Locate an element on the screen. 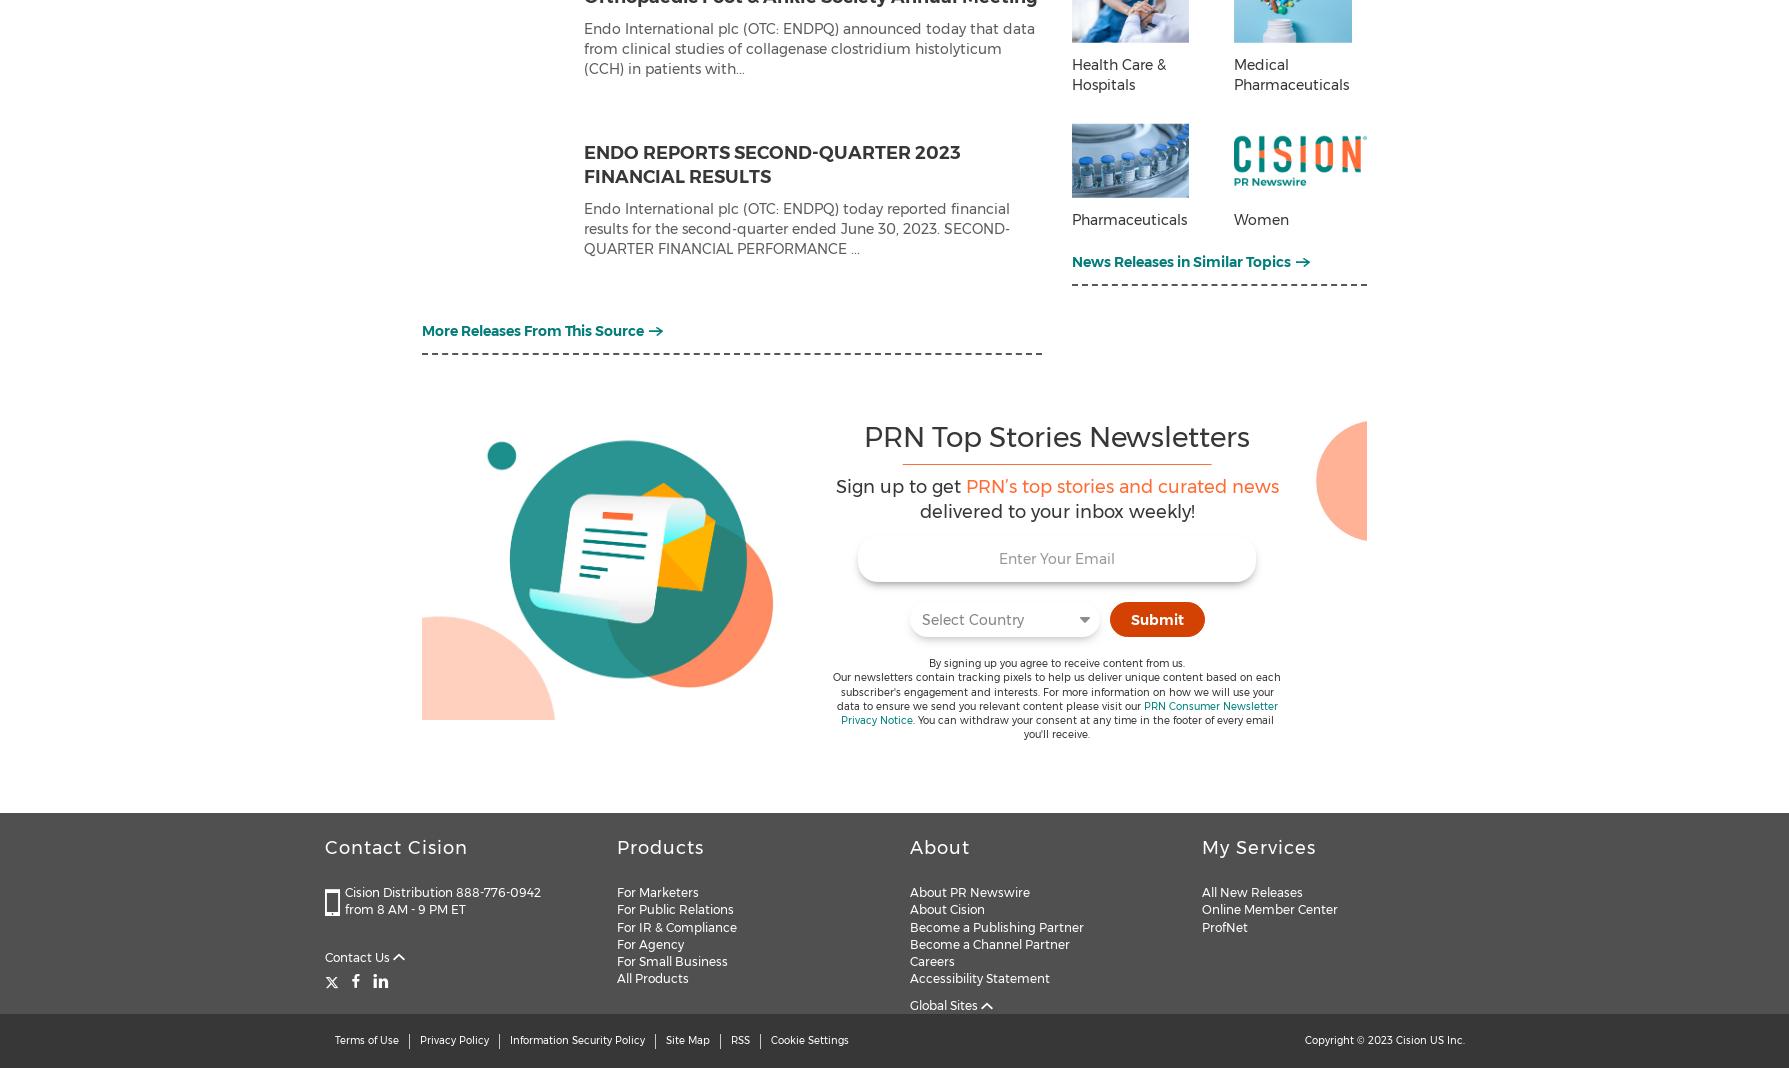 The width and height of the screenshot is (1789, 1068). 'PRN Top Stories Newsletters' is located at coordinates (1055, 437).